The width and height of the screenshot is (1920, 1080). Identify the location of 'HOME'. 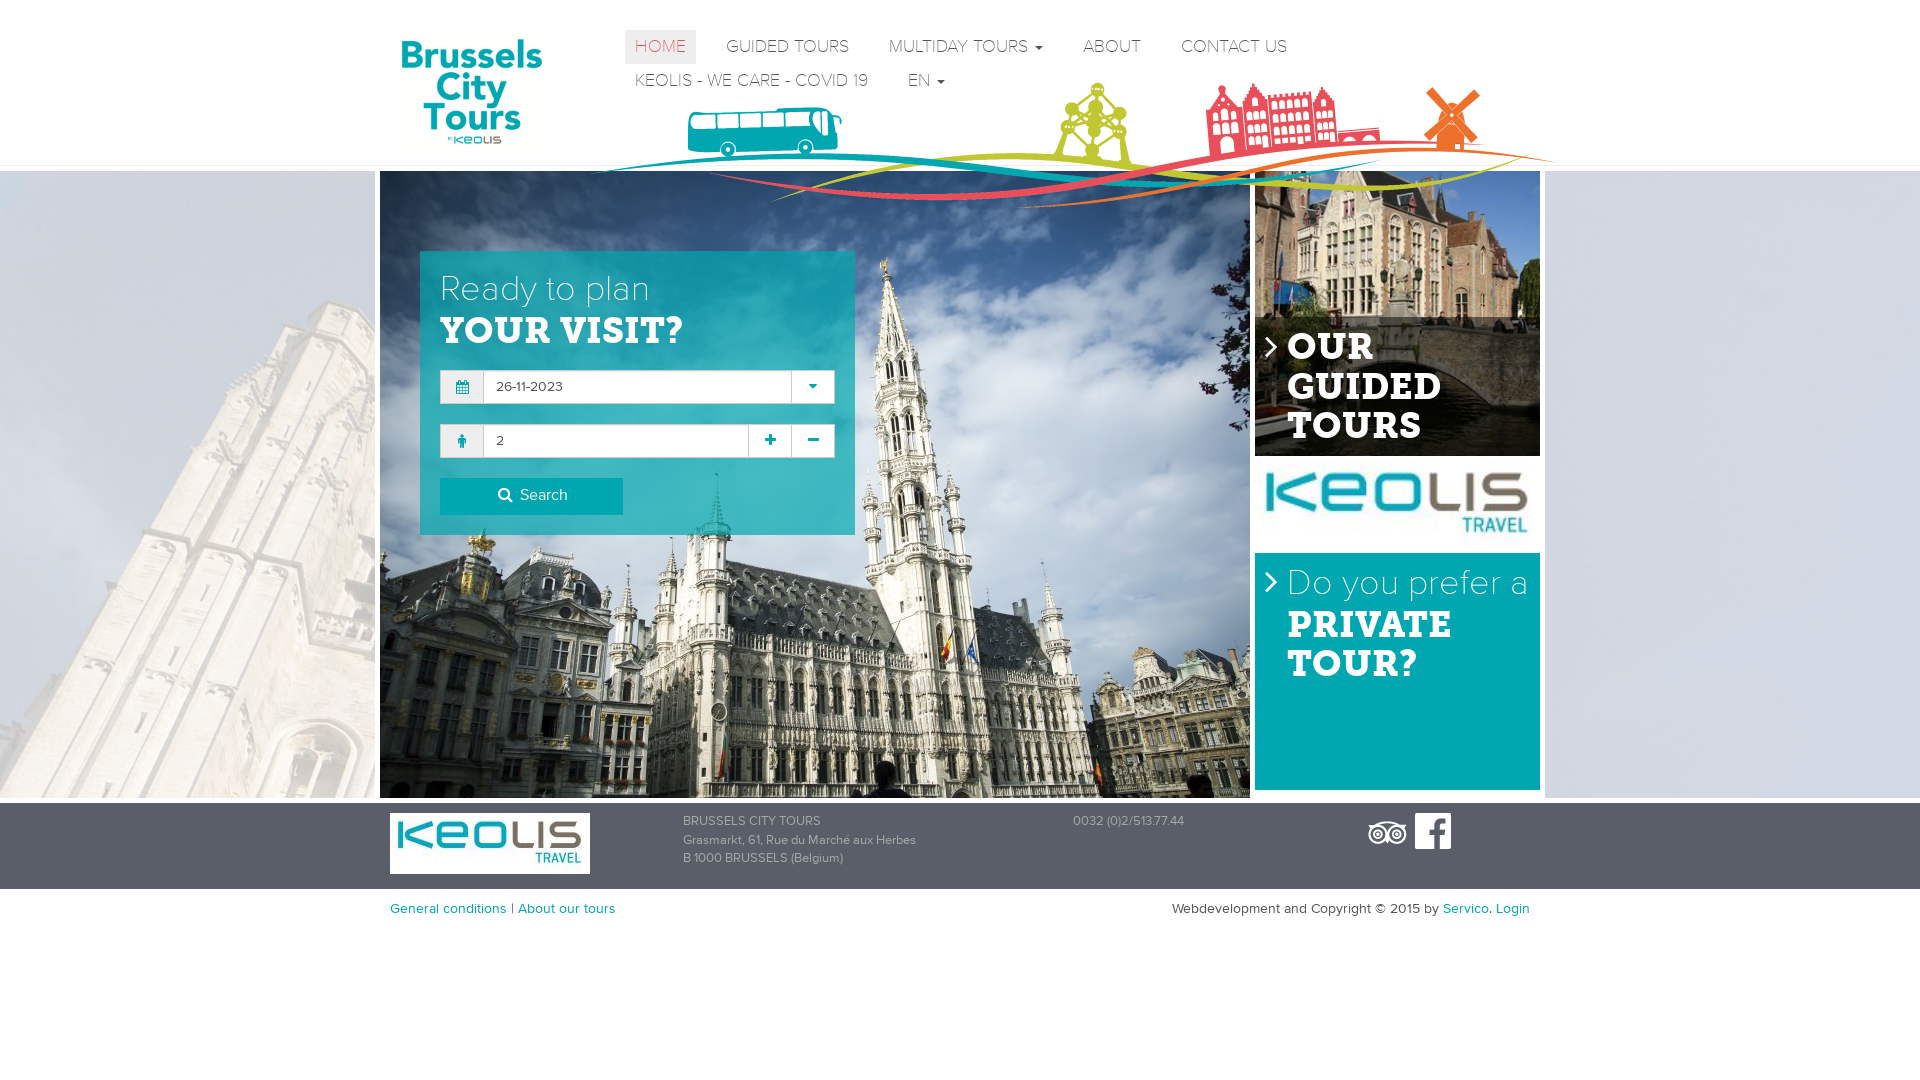
(660, 45).